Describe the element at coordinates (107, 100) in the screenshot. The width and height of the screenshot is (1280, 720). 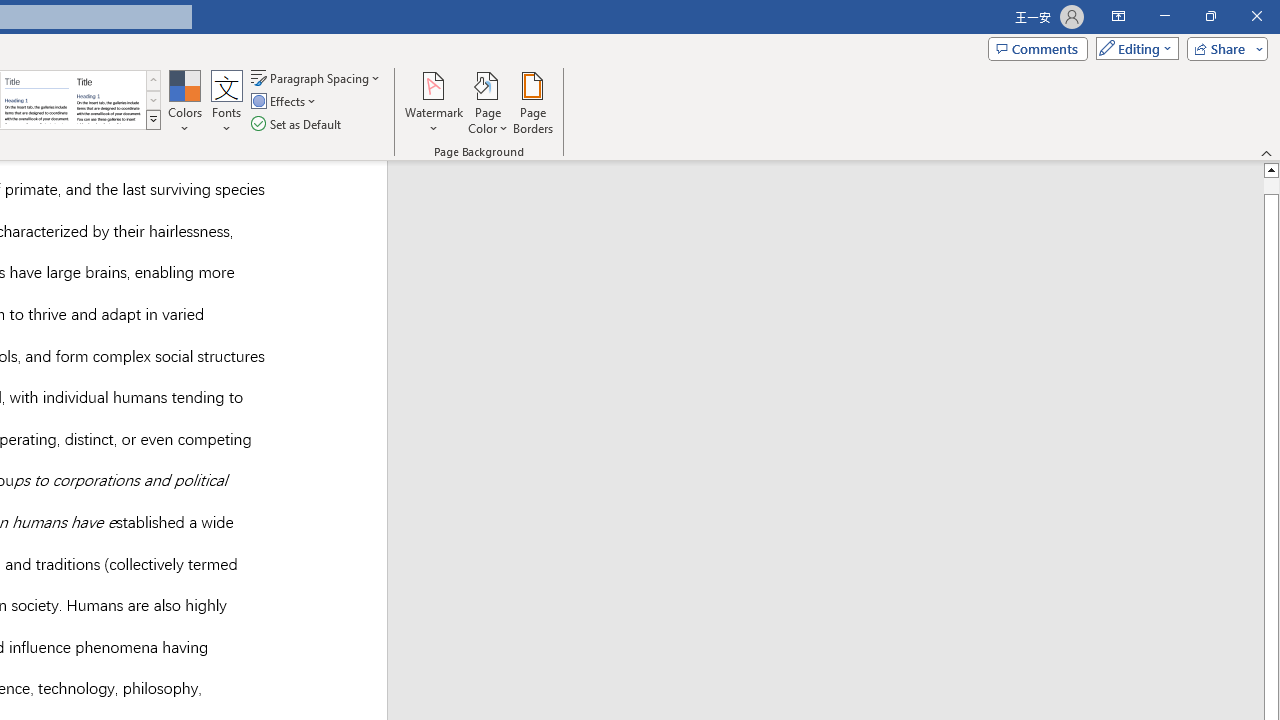
I see `'Word 2013'` at that location.